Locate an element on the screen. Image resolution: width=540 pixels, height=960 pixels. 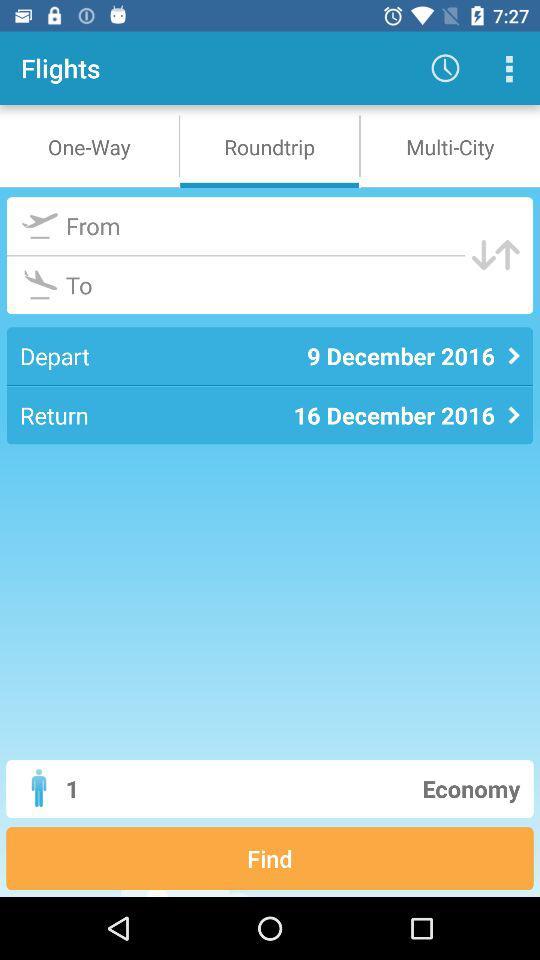
option button is located at coordinates (508, 68).